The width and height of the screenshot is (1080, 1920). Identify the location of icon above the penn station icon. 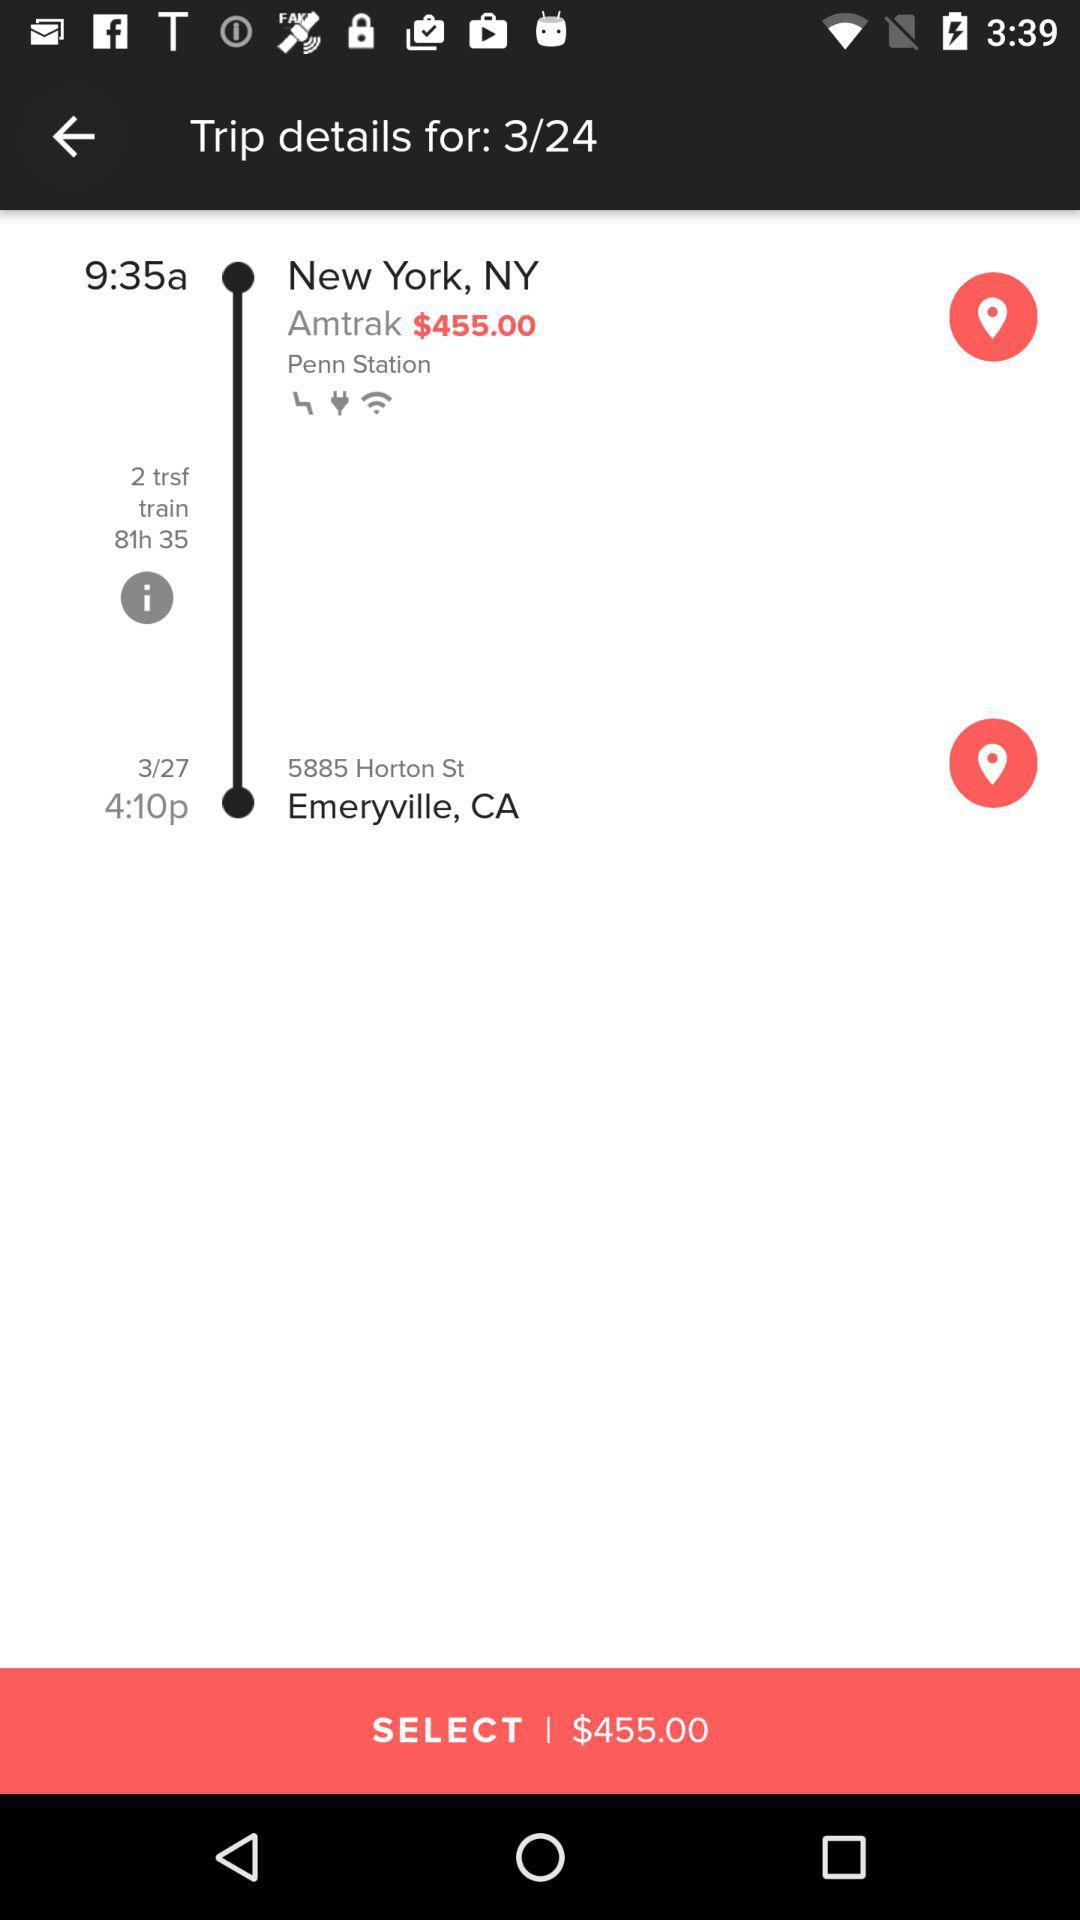
(343, 322).